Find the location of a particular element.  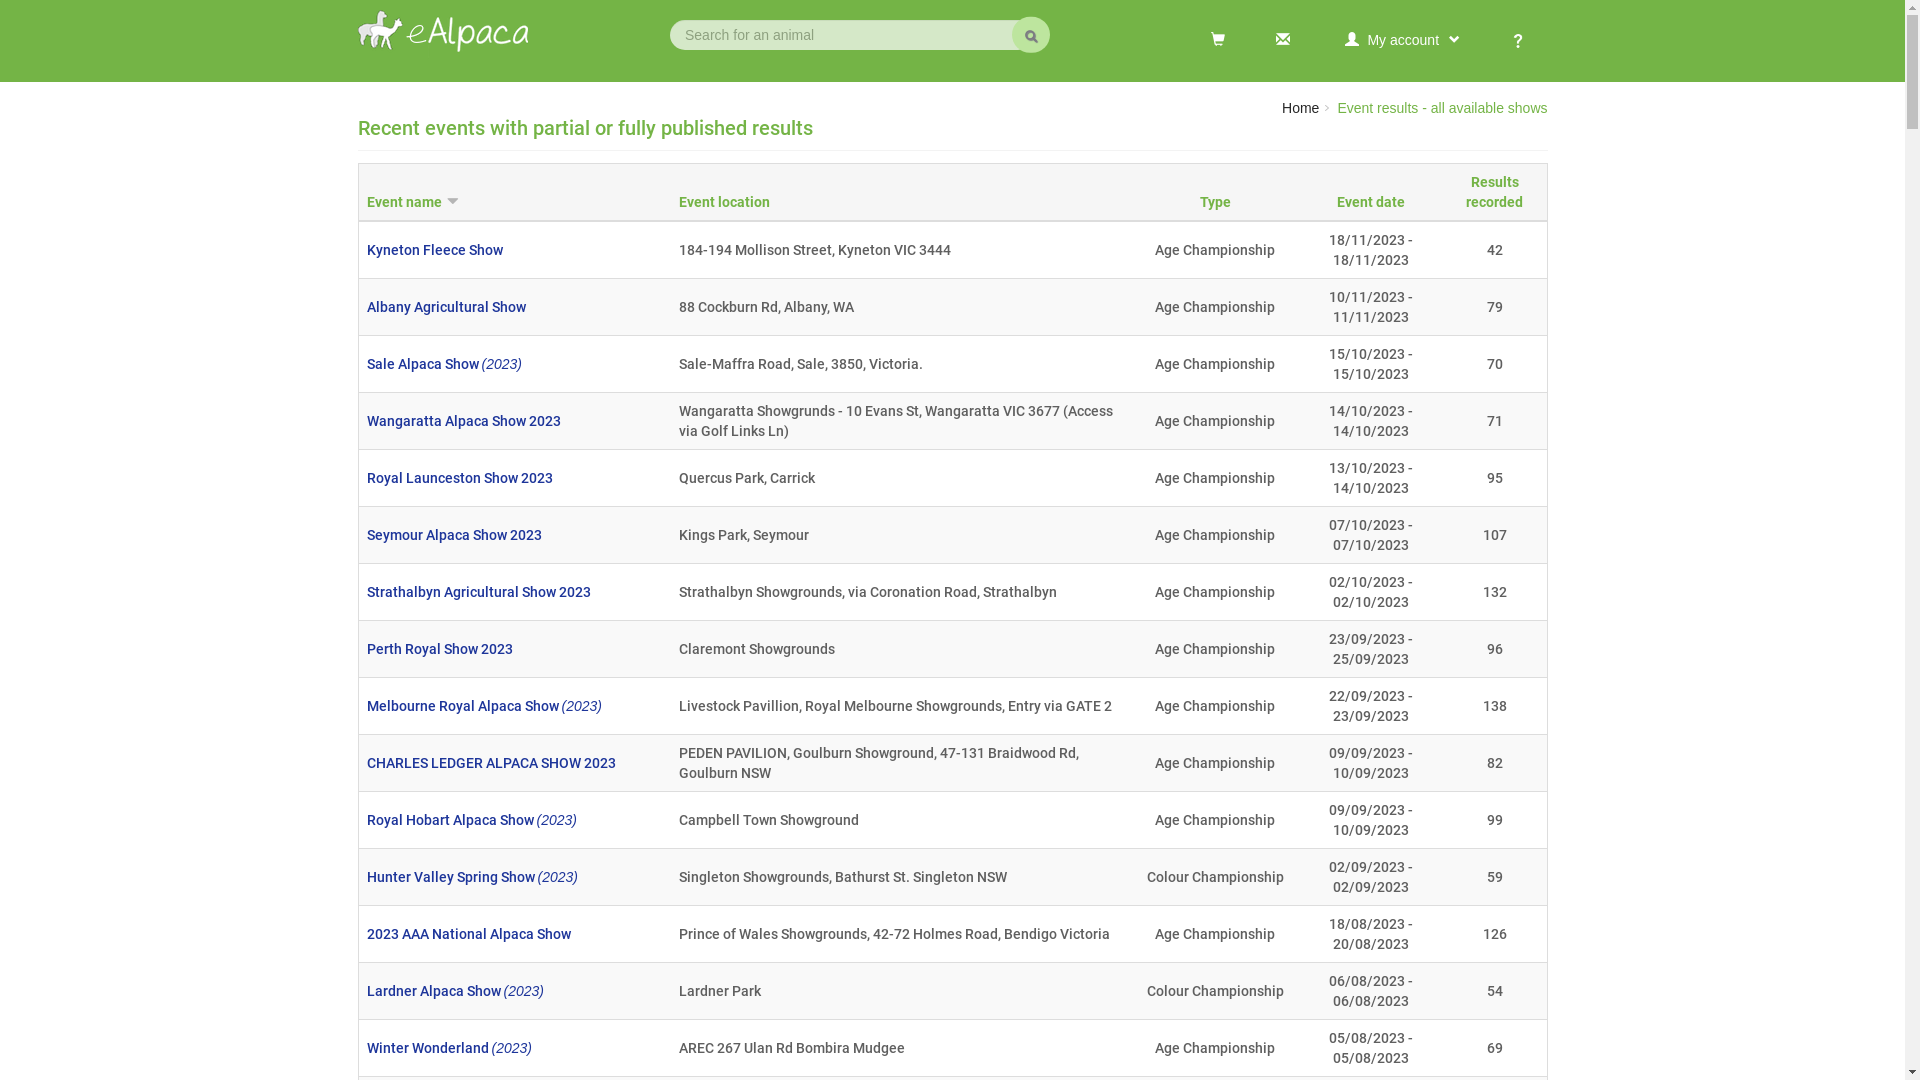

'Royal Hobart Alpaca Show (2023)' is located at coordinates (469, 820).